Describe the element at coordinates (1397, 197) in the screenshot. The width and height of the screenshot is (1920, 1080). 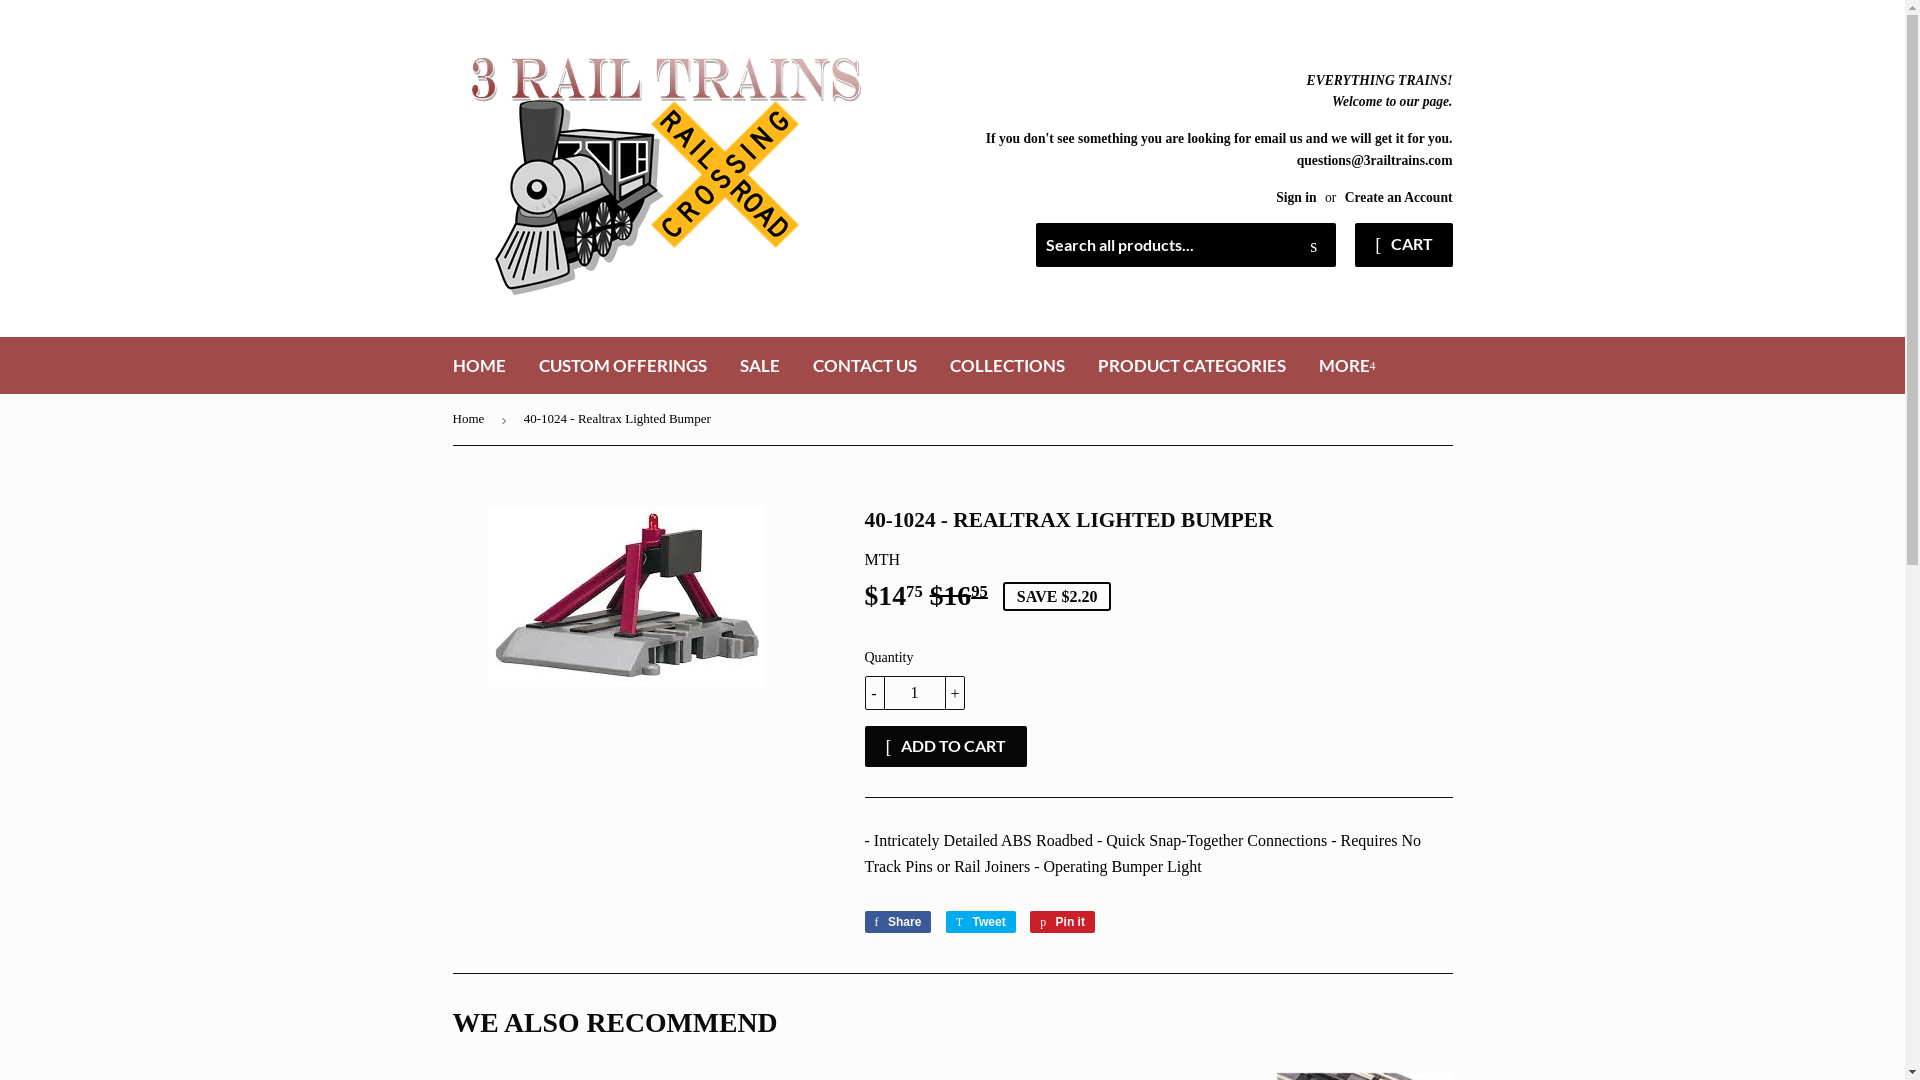
I see `'Create an Account'` at that location.